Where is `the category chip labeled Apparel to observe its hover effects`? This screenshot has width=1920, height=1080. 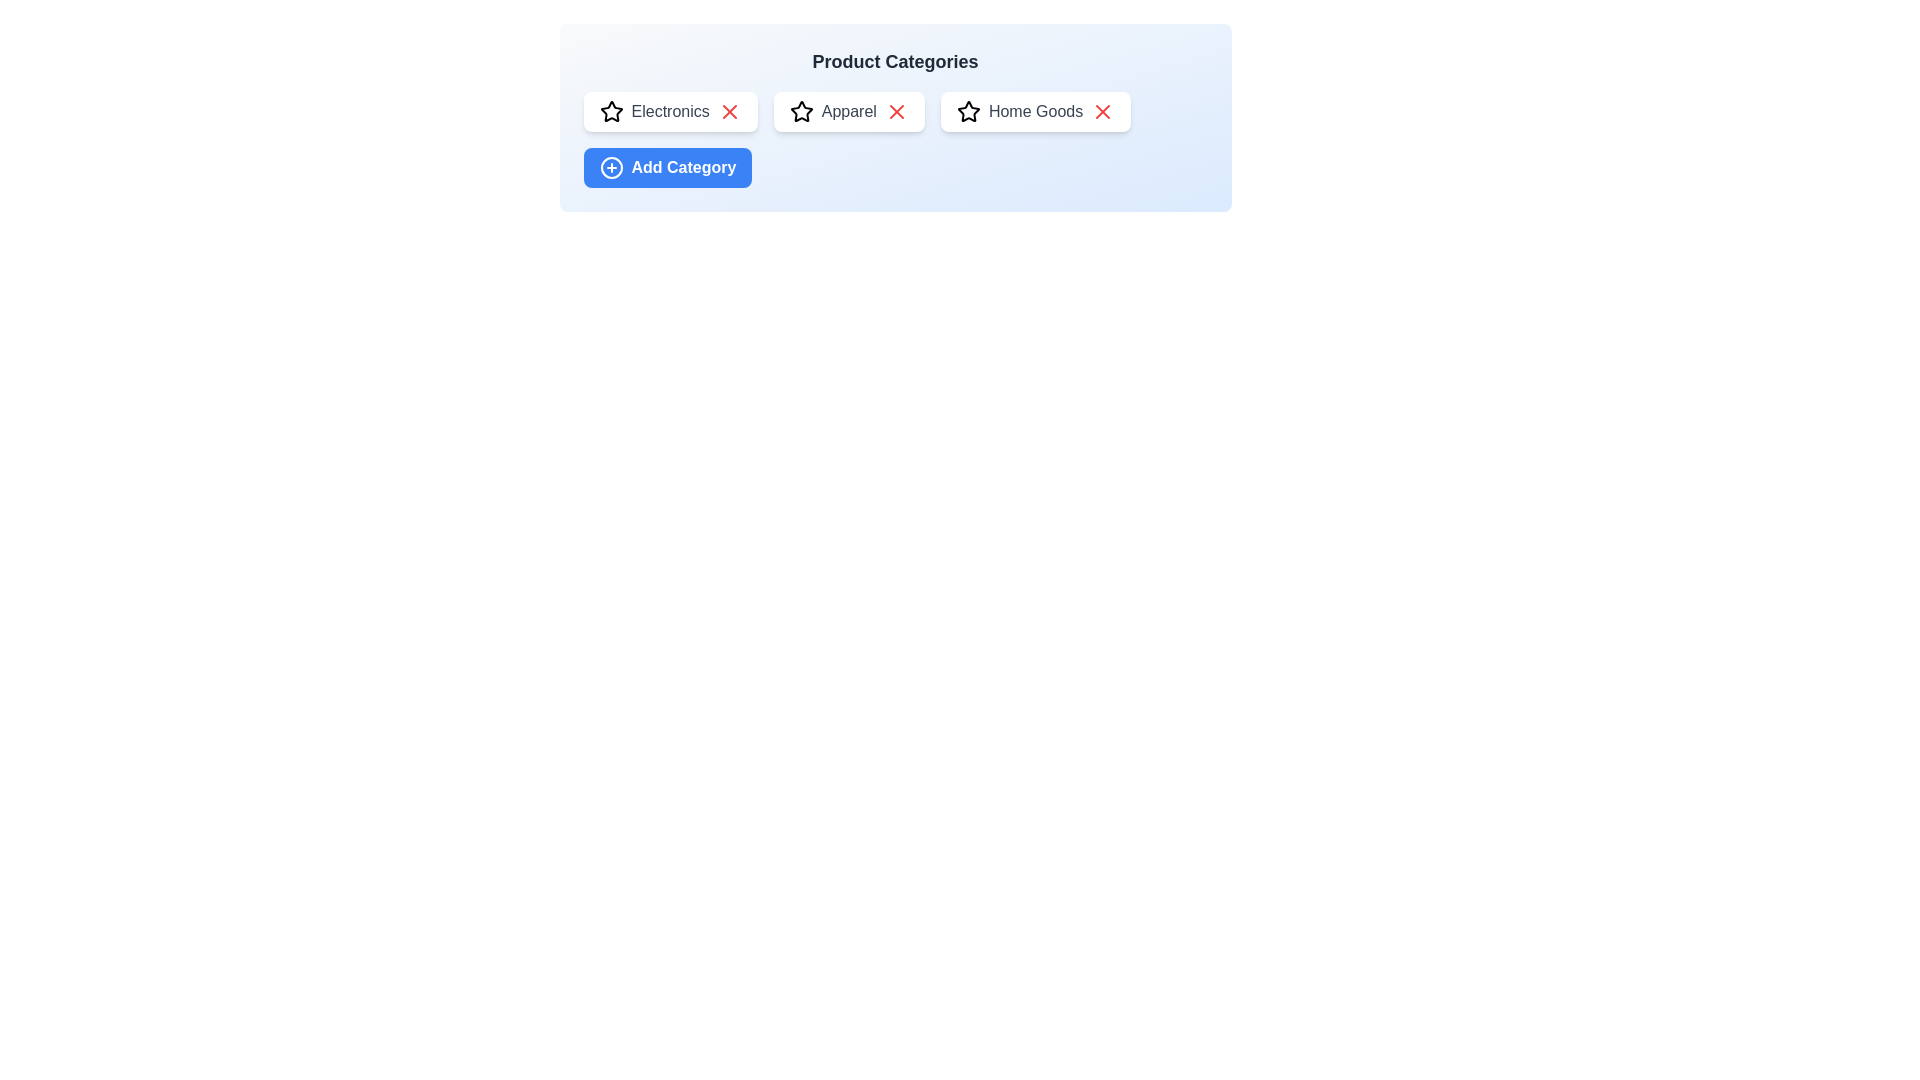 the category chip labeled Apparel to observe its hover effects is located at coordinates (849, 111).